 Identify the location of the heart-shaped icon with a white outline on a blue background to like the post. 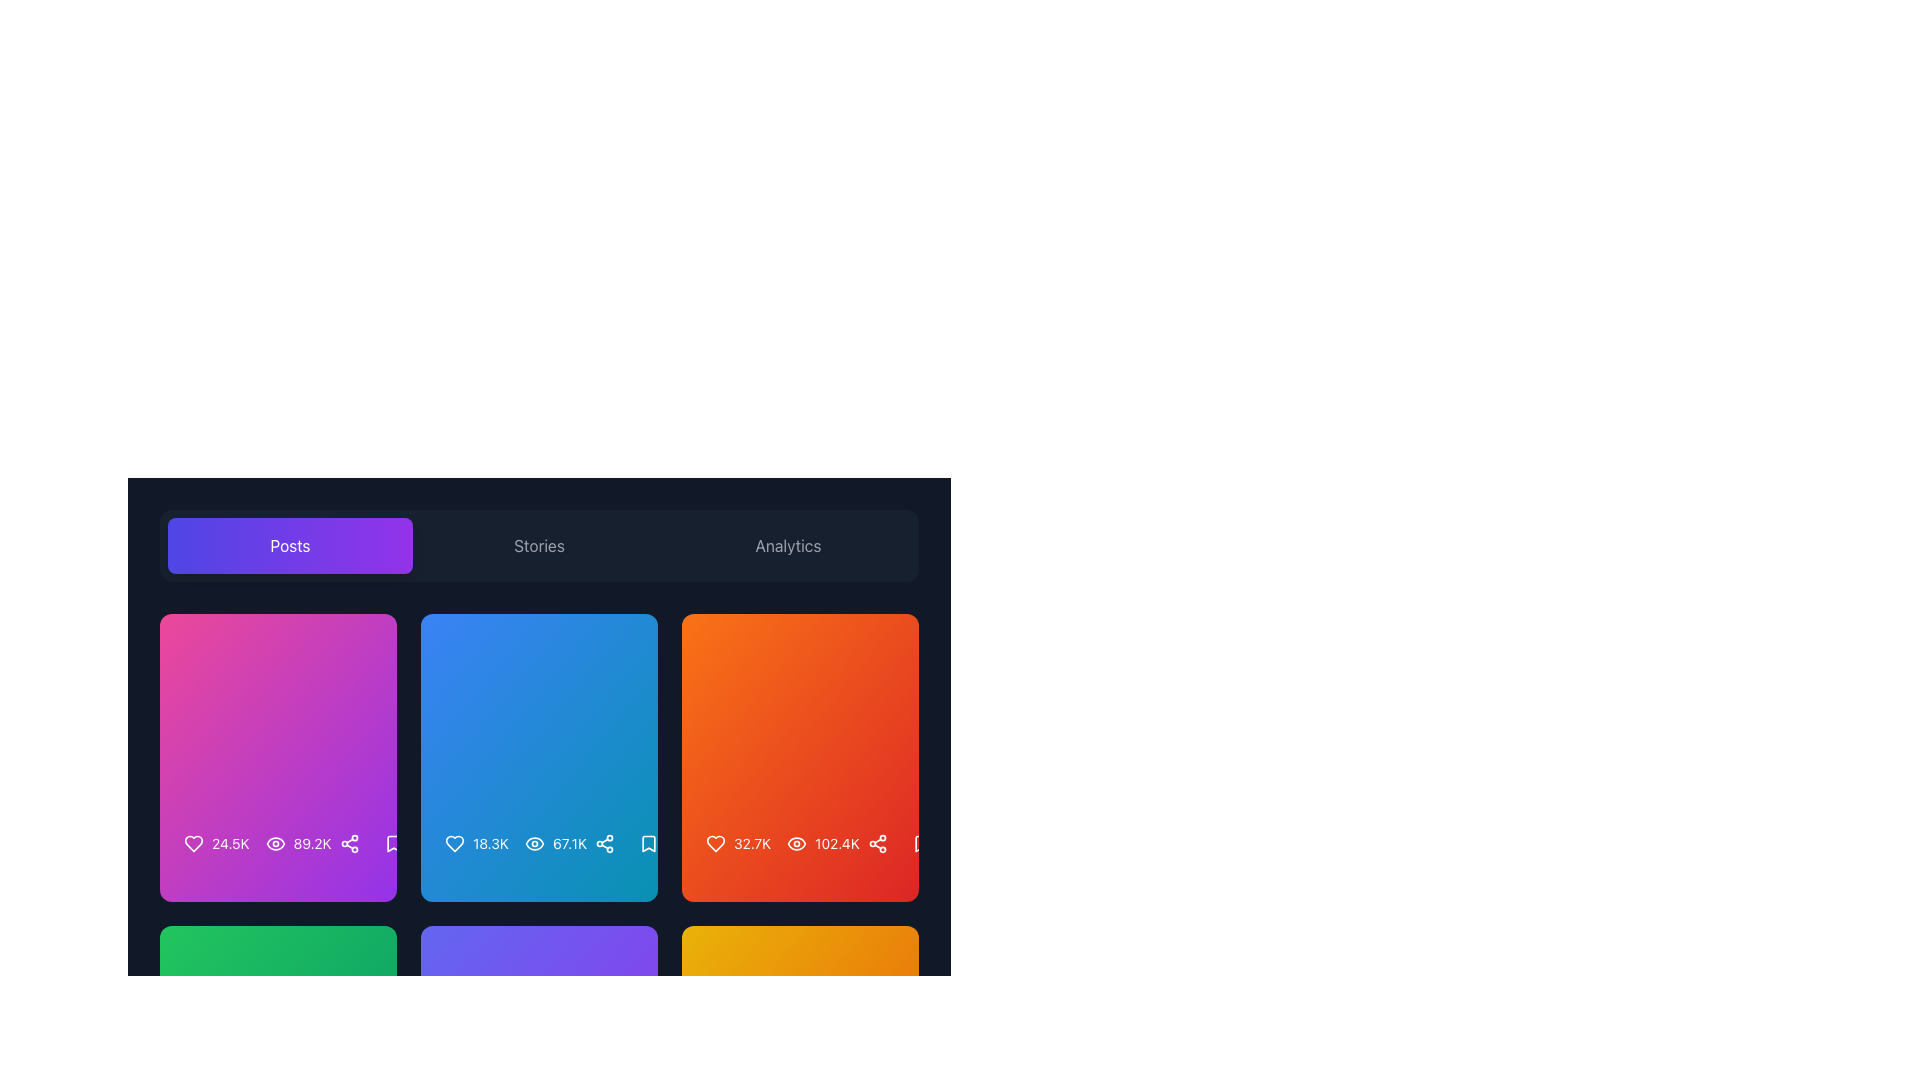
(454, 844).